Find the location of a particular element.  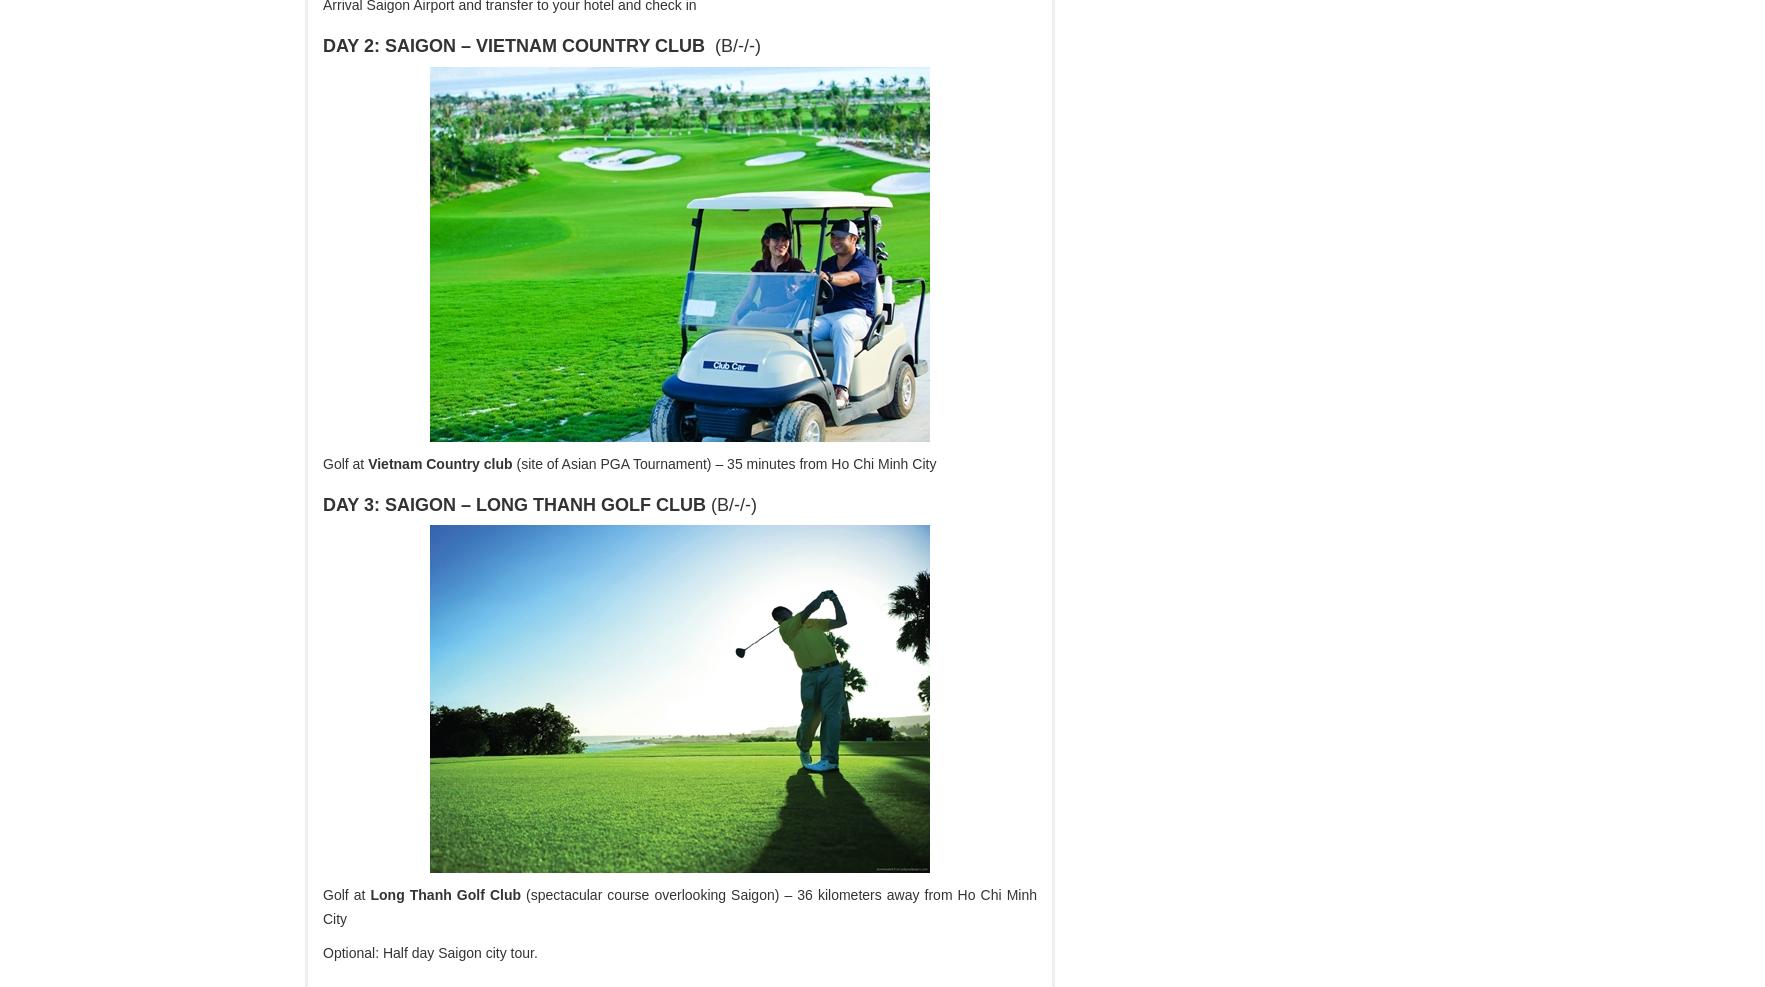

'VIETNAM COUNTRY CLUB' is located at coordinates (589, 44).